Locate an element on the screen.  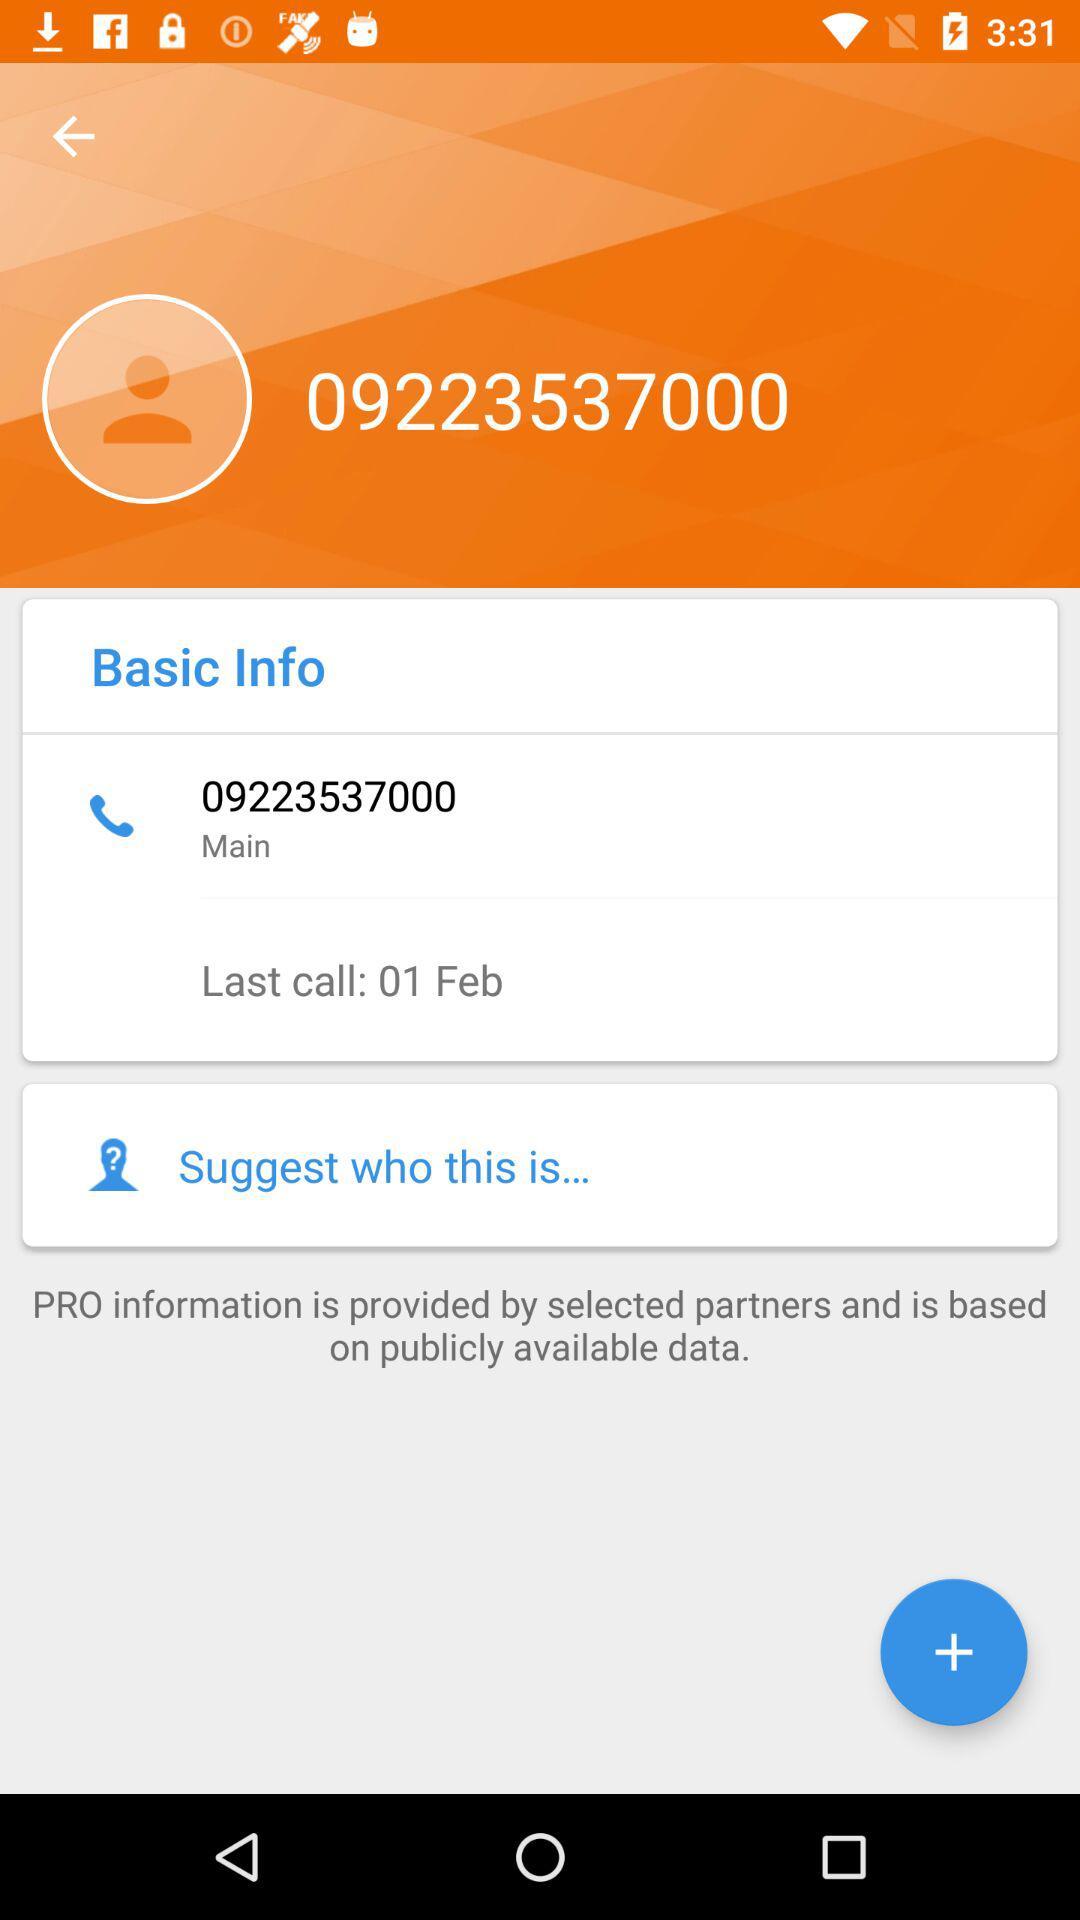
the icon above the suggest who this item is located at coordinates (540, 979).